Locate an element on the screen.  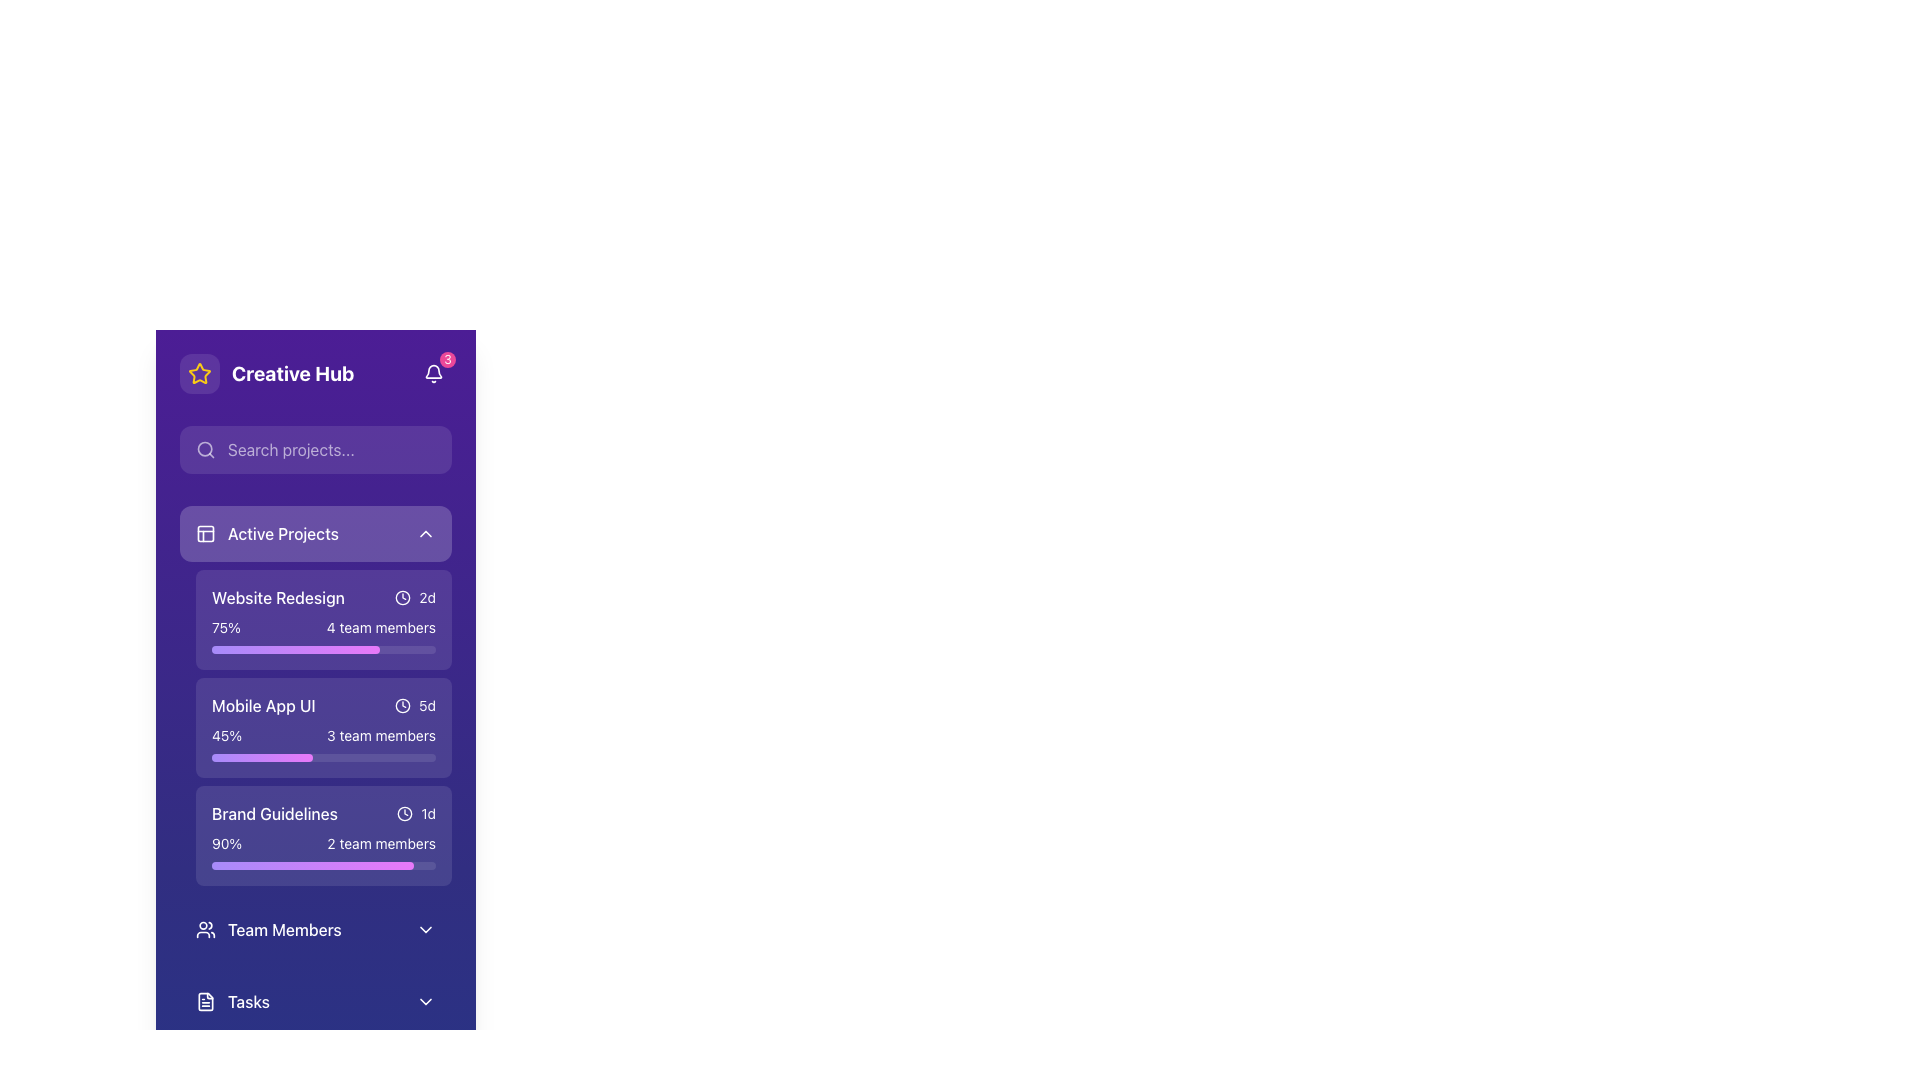
the horizontal progress bar with a gradient background transitioning from violet to fuchsia, located beneath the 'Website Redesign' project card in the 'Active Projects' section is located at coordinates (295, 650).